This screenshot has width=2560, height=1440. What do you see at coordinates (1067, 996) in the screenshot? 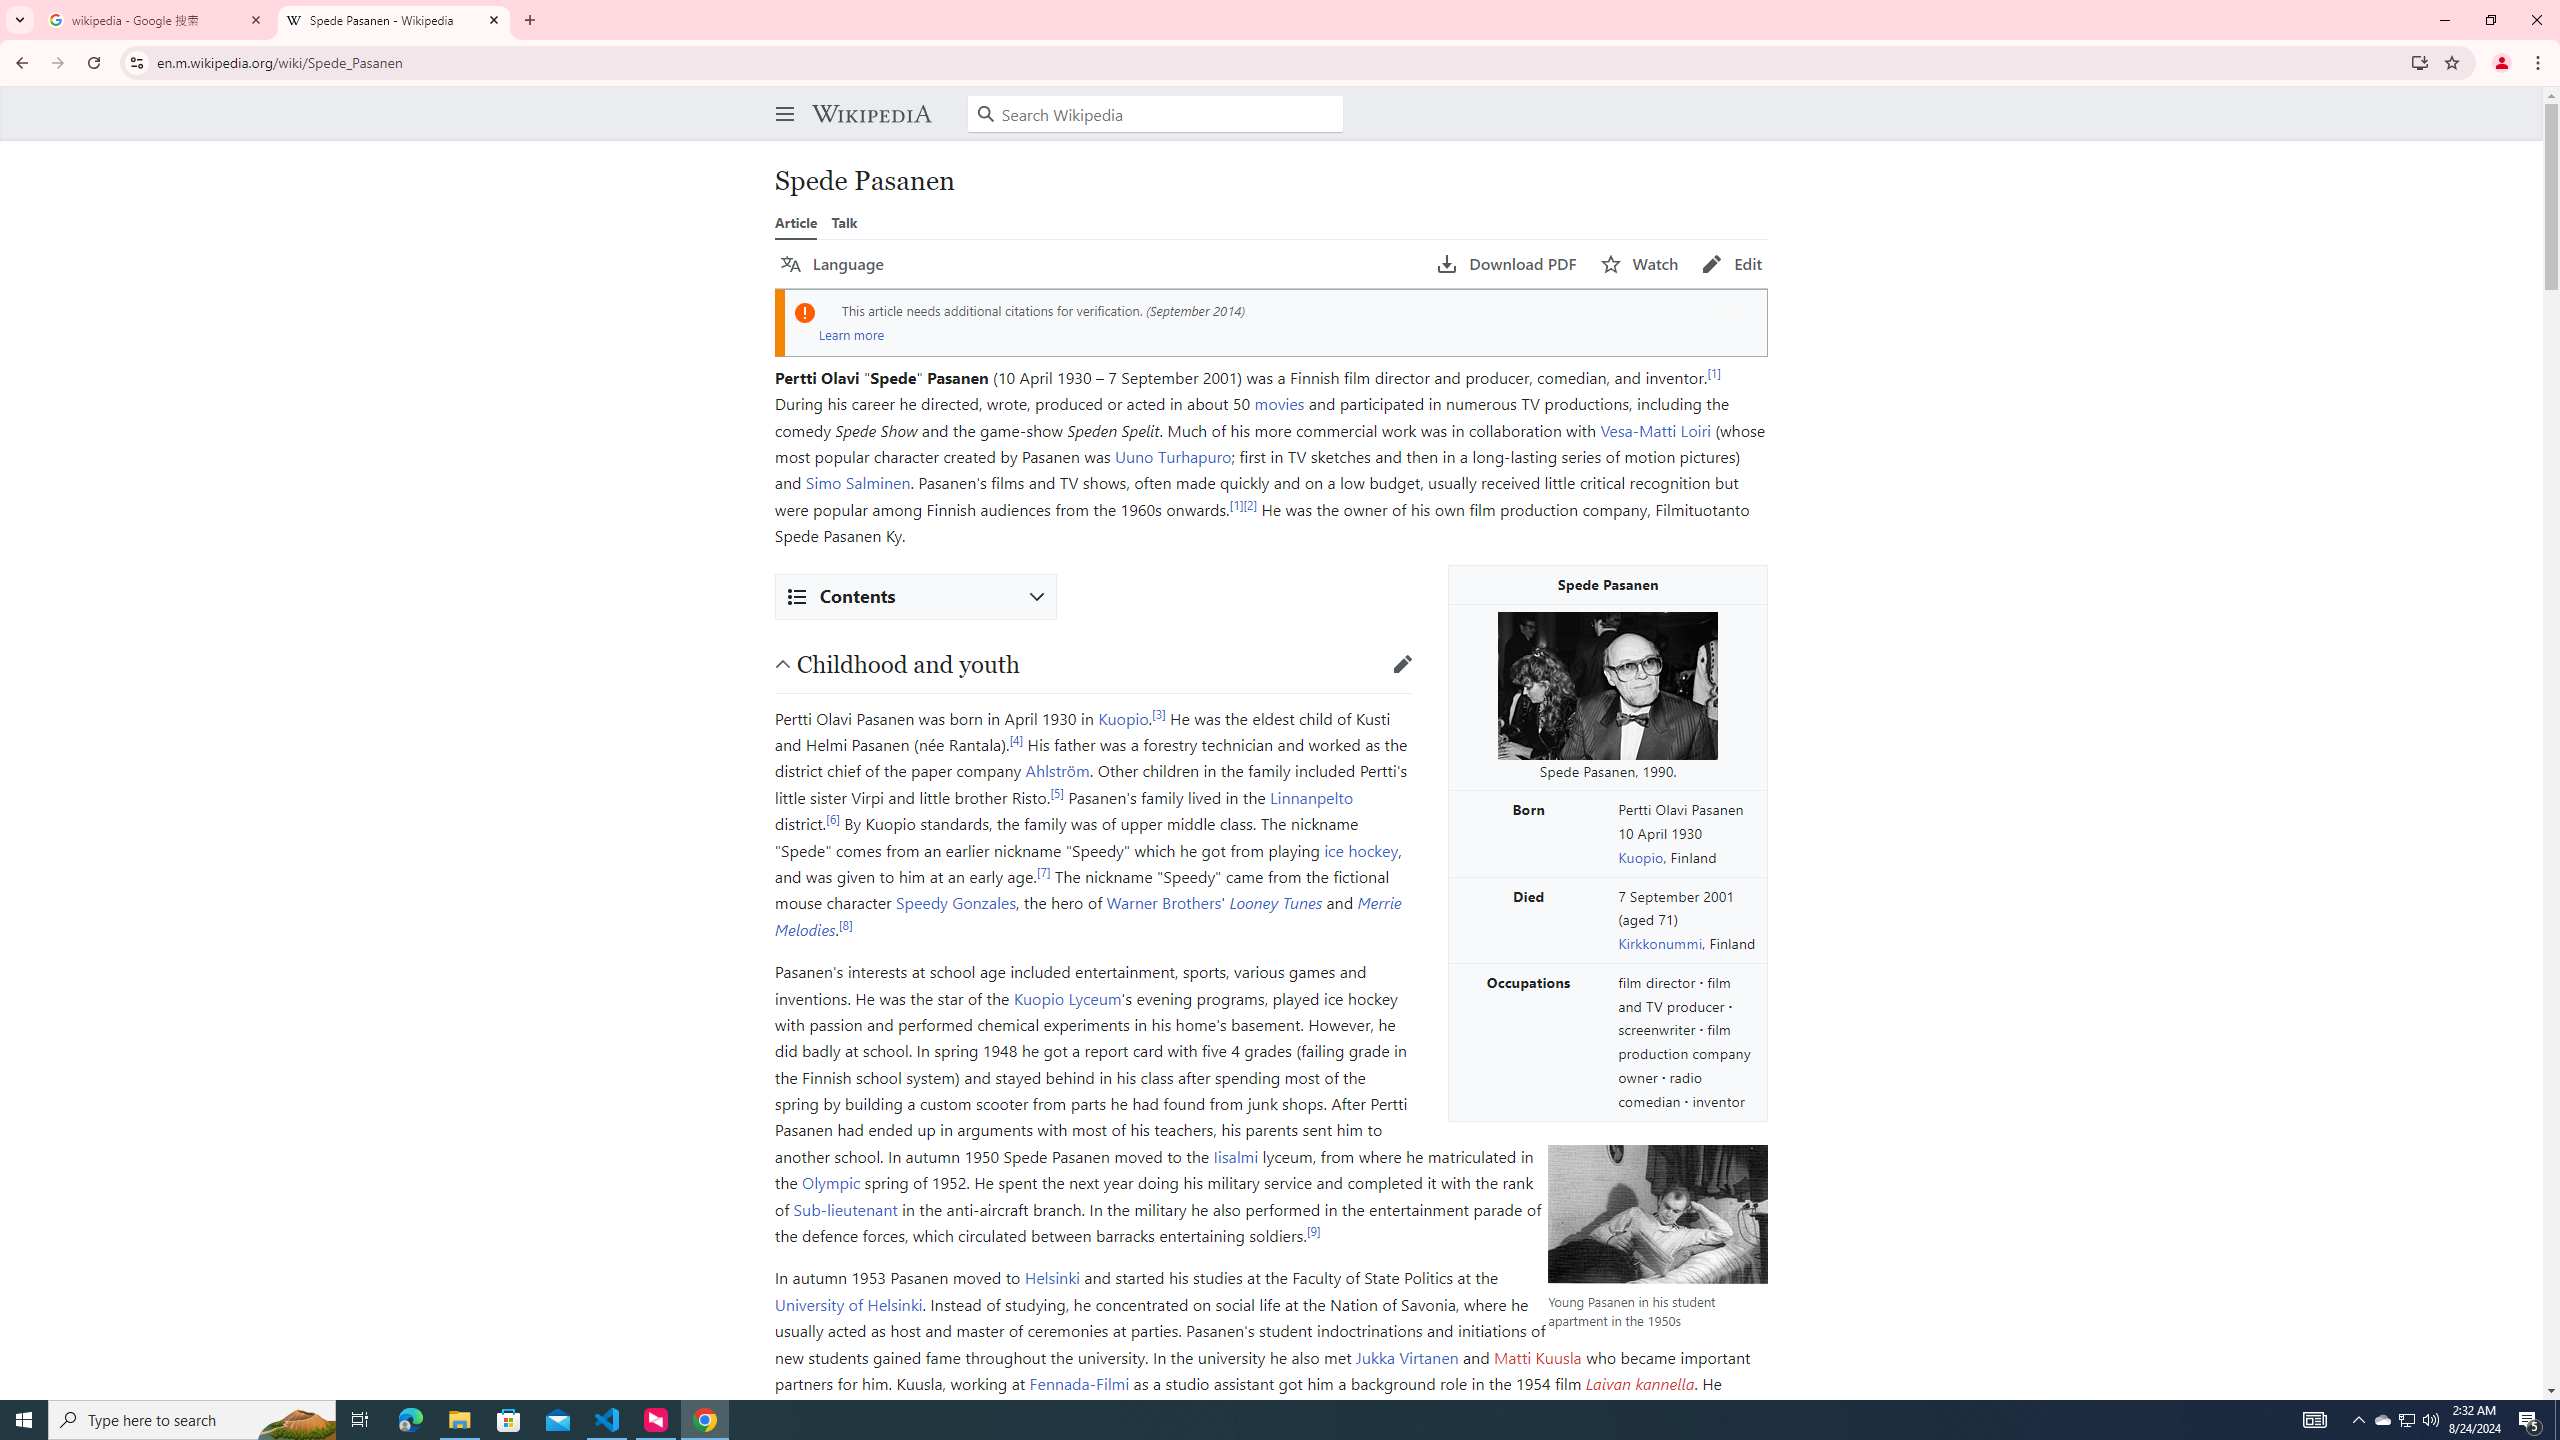
I see `'Kuopio Lyceum'` at bounding box center [1067, 996].